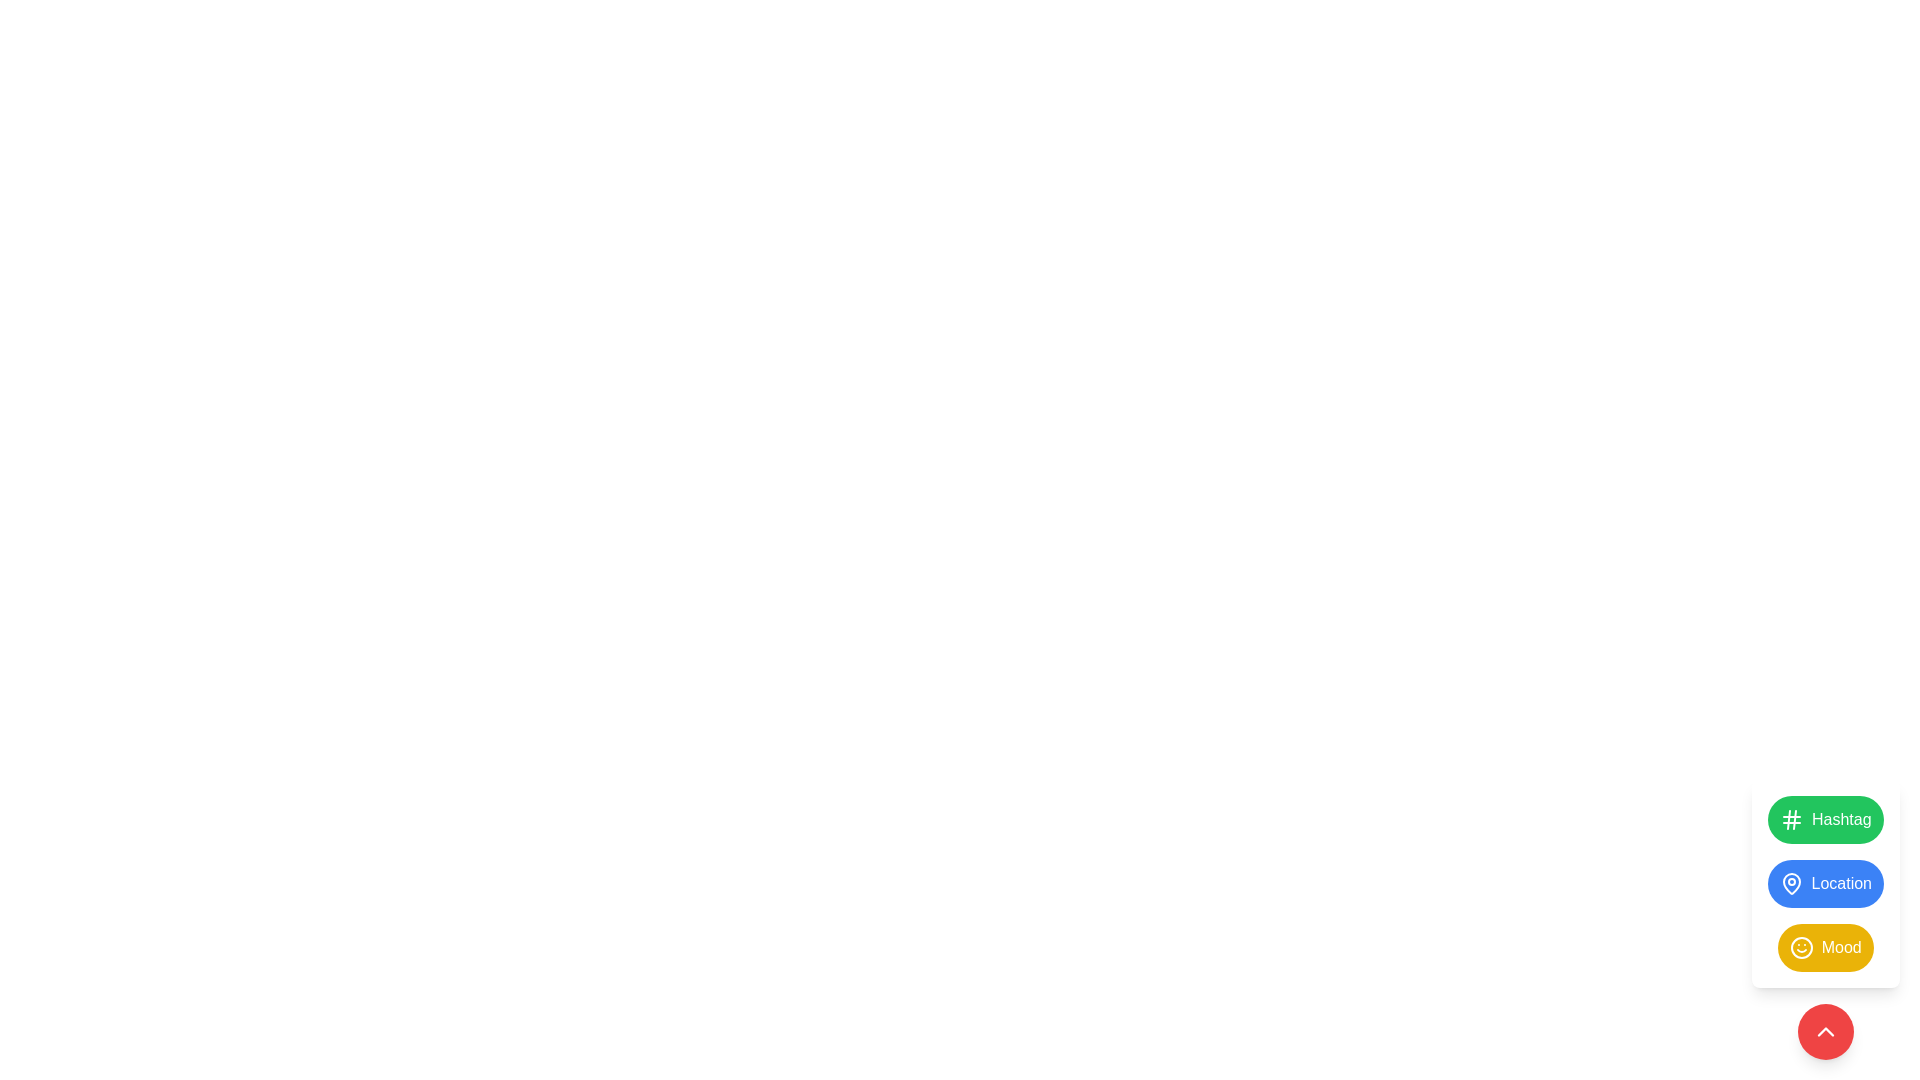 The width and height of the screenshot is (1920, 1080). Describe the element at coordinates (1791, 820) in the screenshot. I see `the green circular hashtag icon styled as an SVG graphic` at that location.